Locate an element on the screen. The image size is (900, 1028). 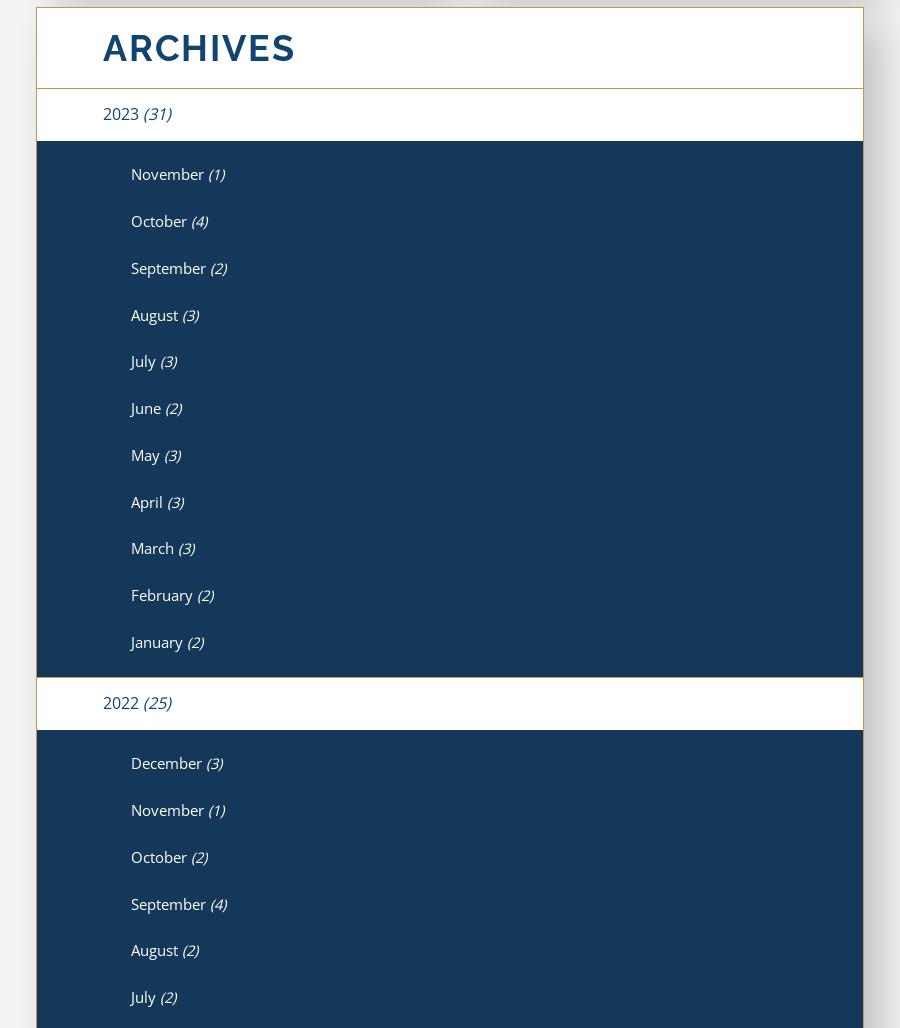
'The Importance of Seeking Medical Care After an Accident' is located at coordinates (319, 430).